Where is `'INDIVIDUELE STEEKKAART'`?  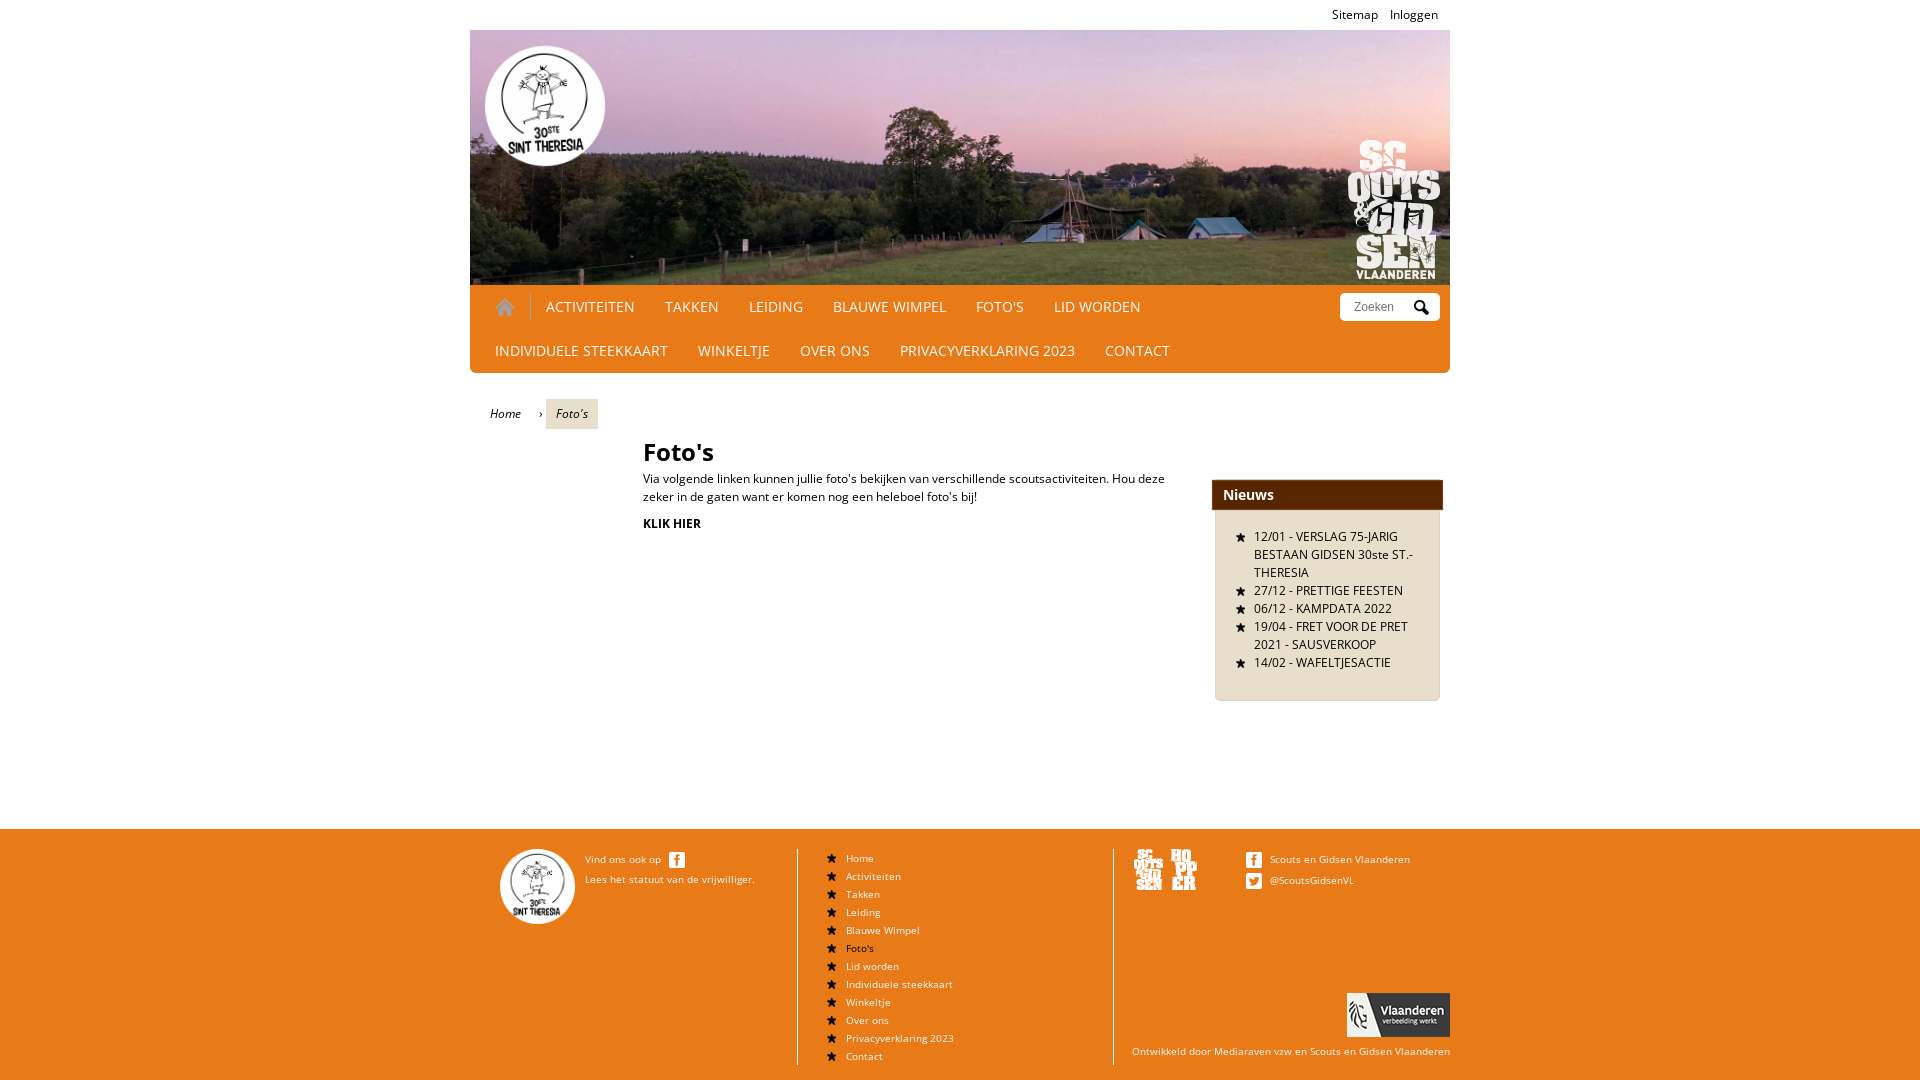 'INDIVIDUELE STEEKKAART' is located at coordinates (580, 349).